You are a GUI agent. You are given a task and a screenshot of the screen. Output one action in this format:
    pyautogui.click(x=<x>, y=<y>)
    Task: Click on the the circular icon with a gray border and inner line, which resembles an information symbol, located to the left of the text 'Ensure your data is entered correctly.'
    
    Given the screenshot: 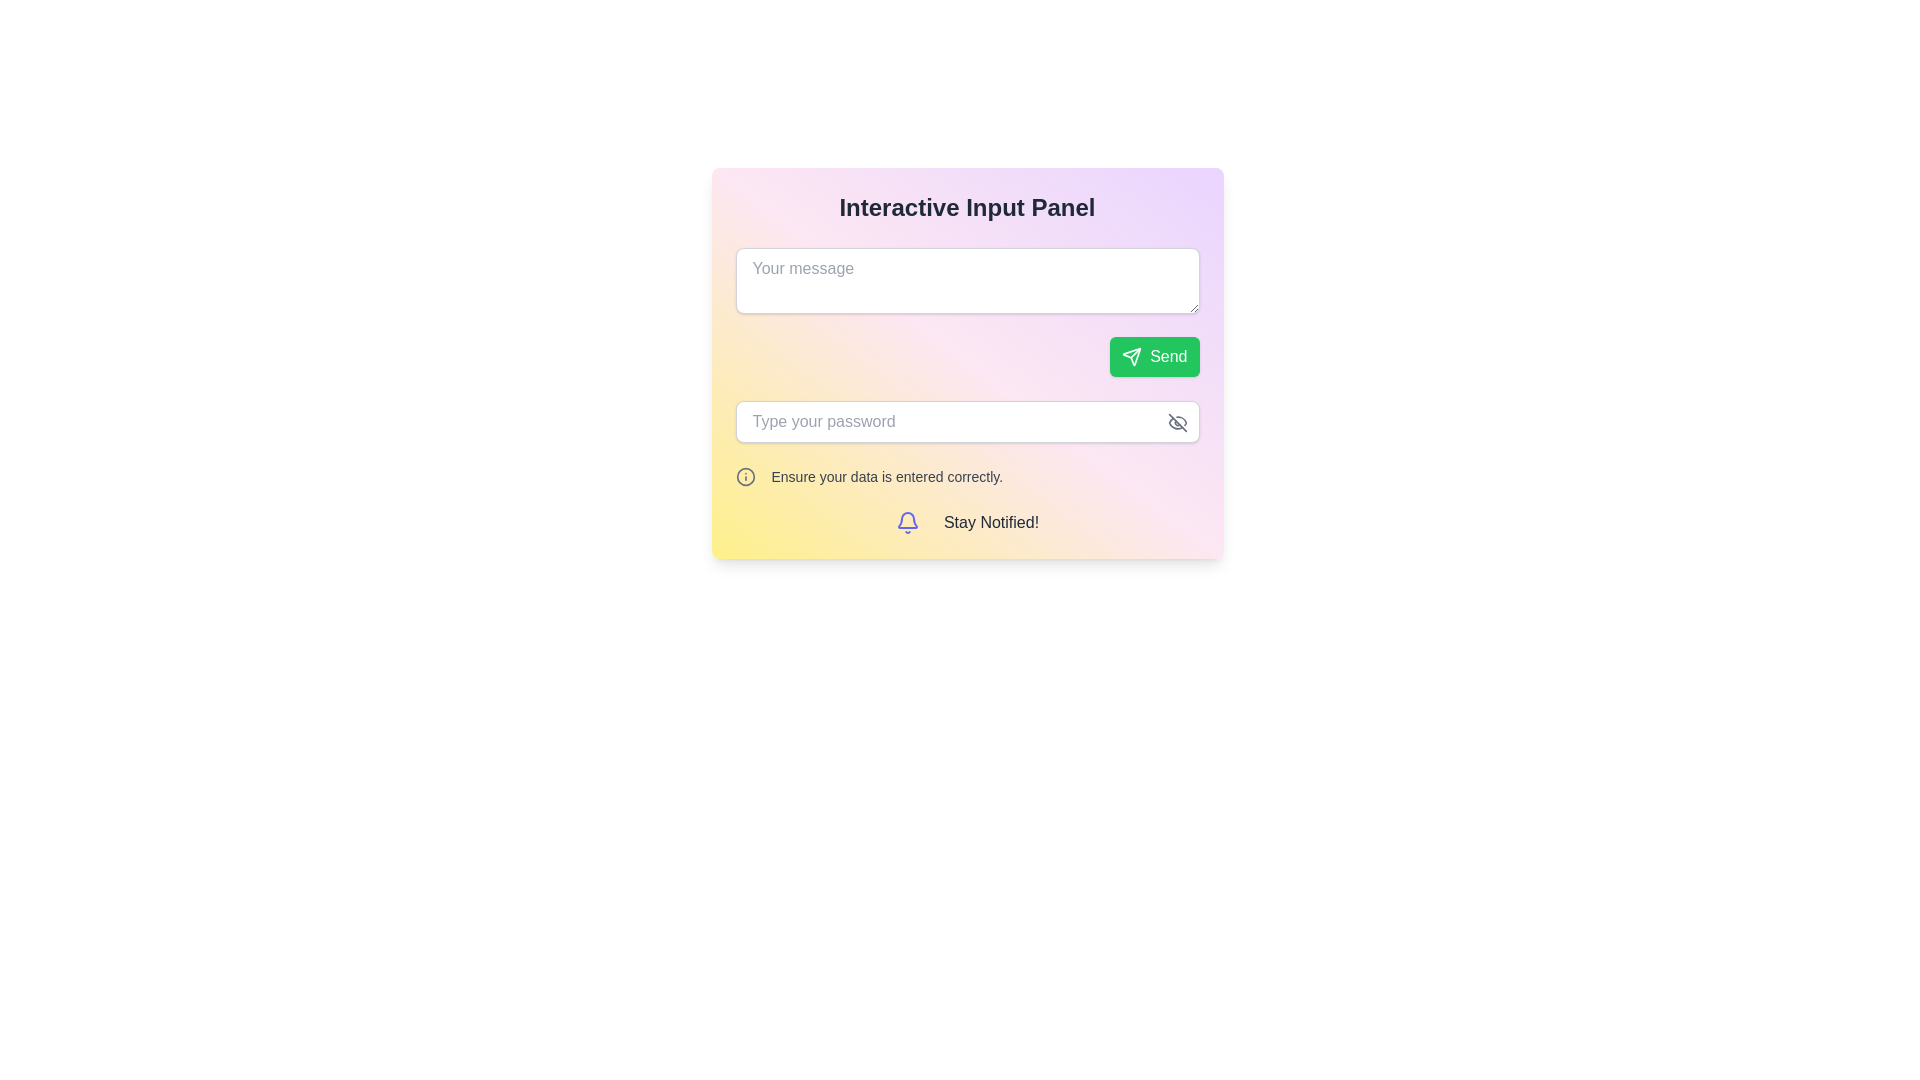 What is the action you would take?
    pyautogui.click(x=744, y=477)
    